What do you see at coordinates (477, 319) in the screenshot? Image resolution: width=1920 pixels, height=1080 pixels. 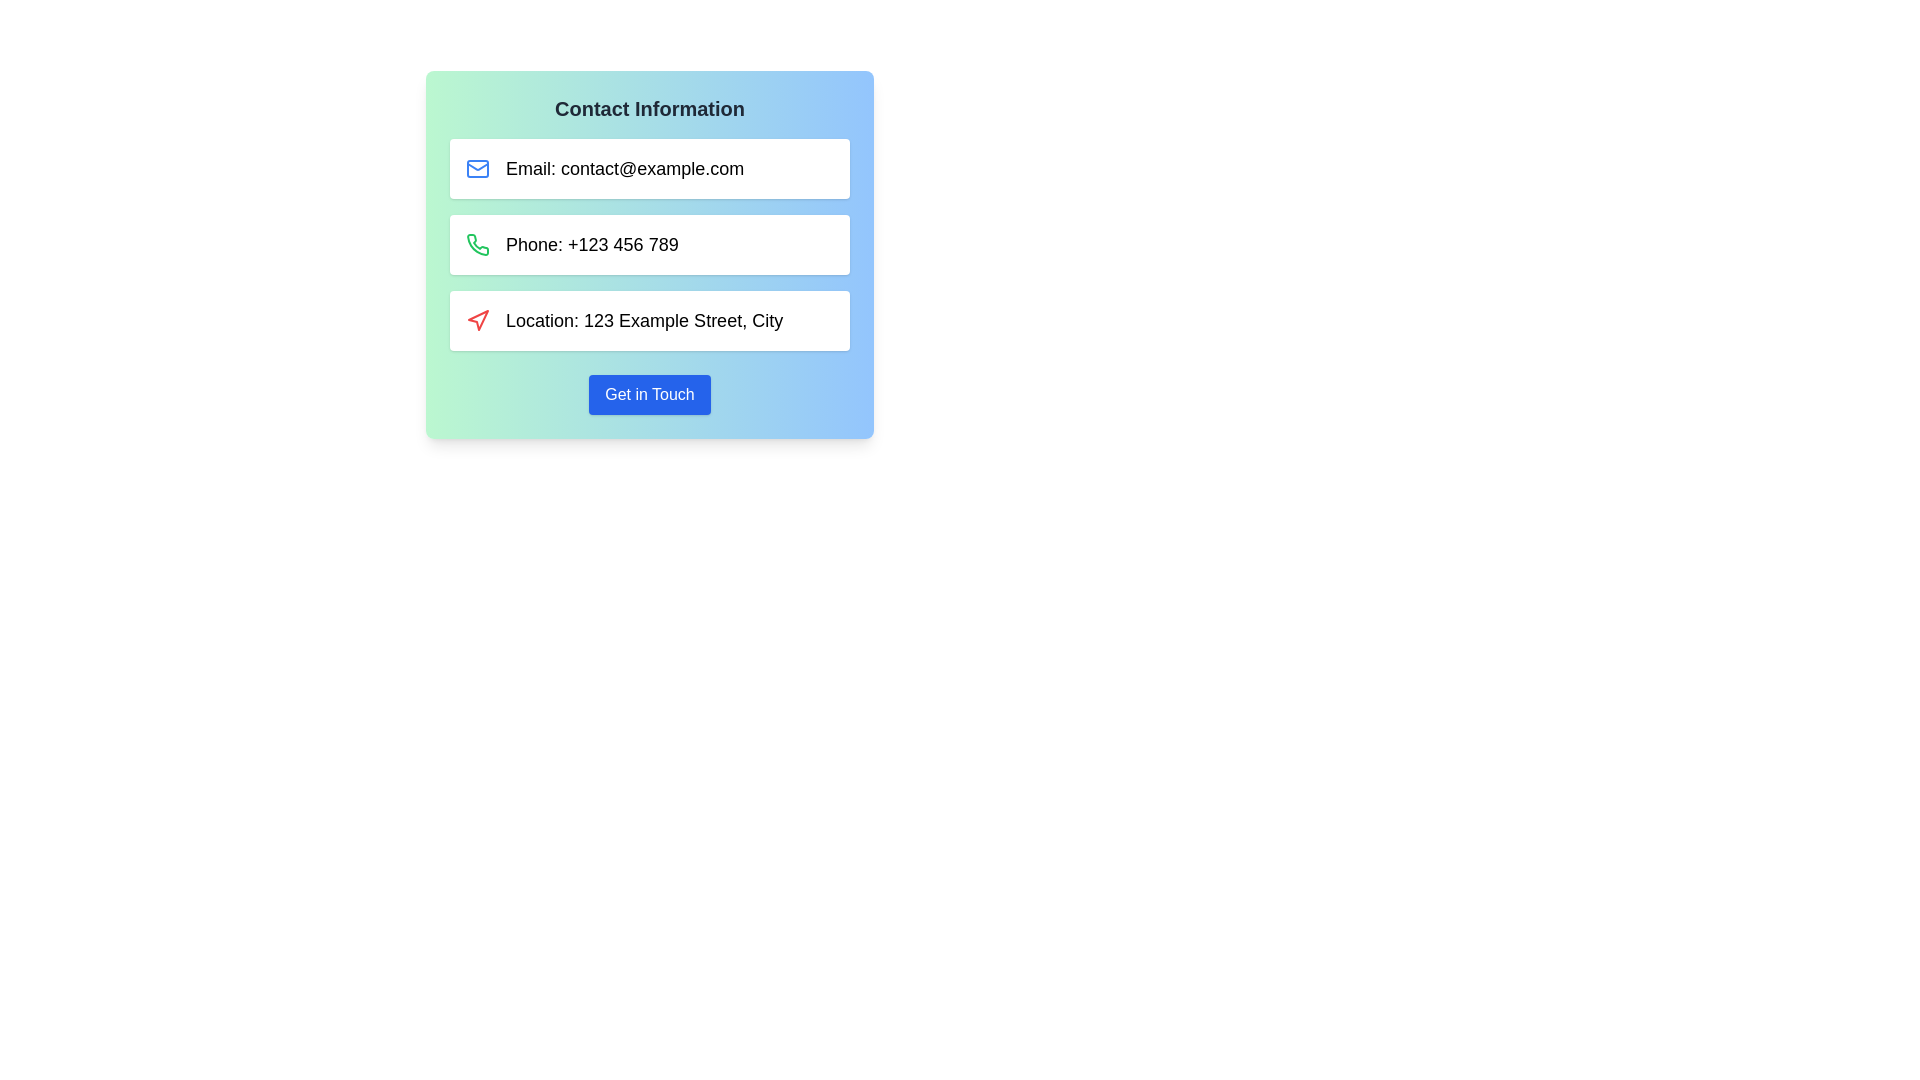 I see `the red navigation icon styled as an upward-pointing arrow, located directly to the left of the text 'Location: 123 Example Street, City'` at bounding box center [477, 319].